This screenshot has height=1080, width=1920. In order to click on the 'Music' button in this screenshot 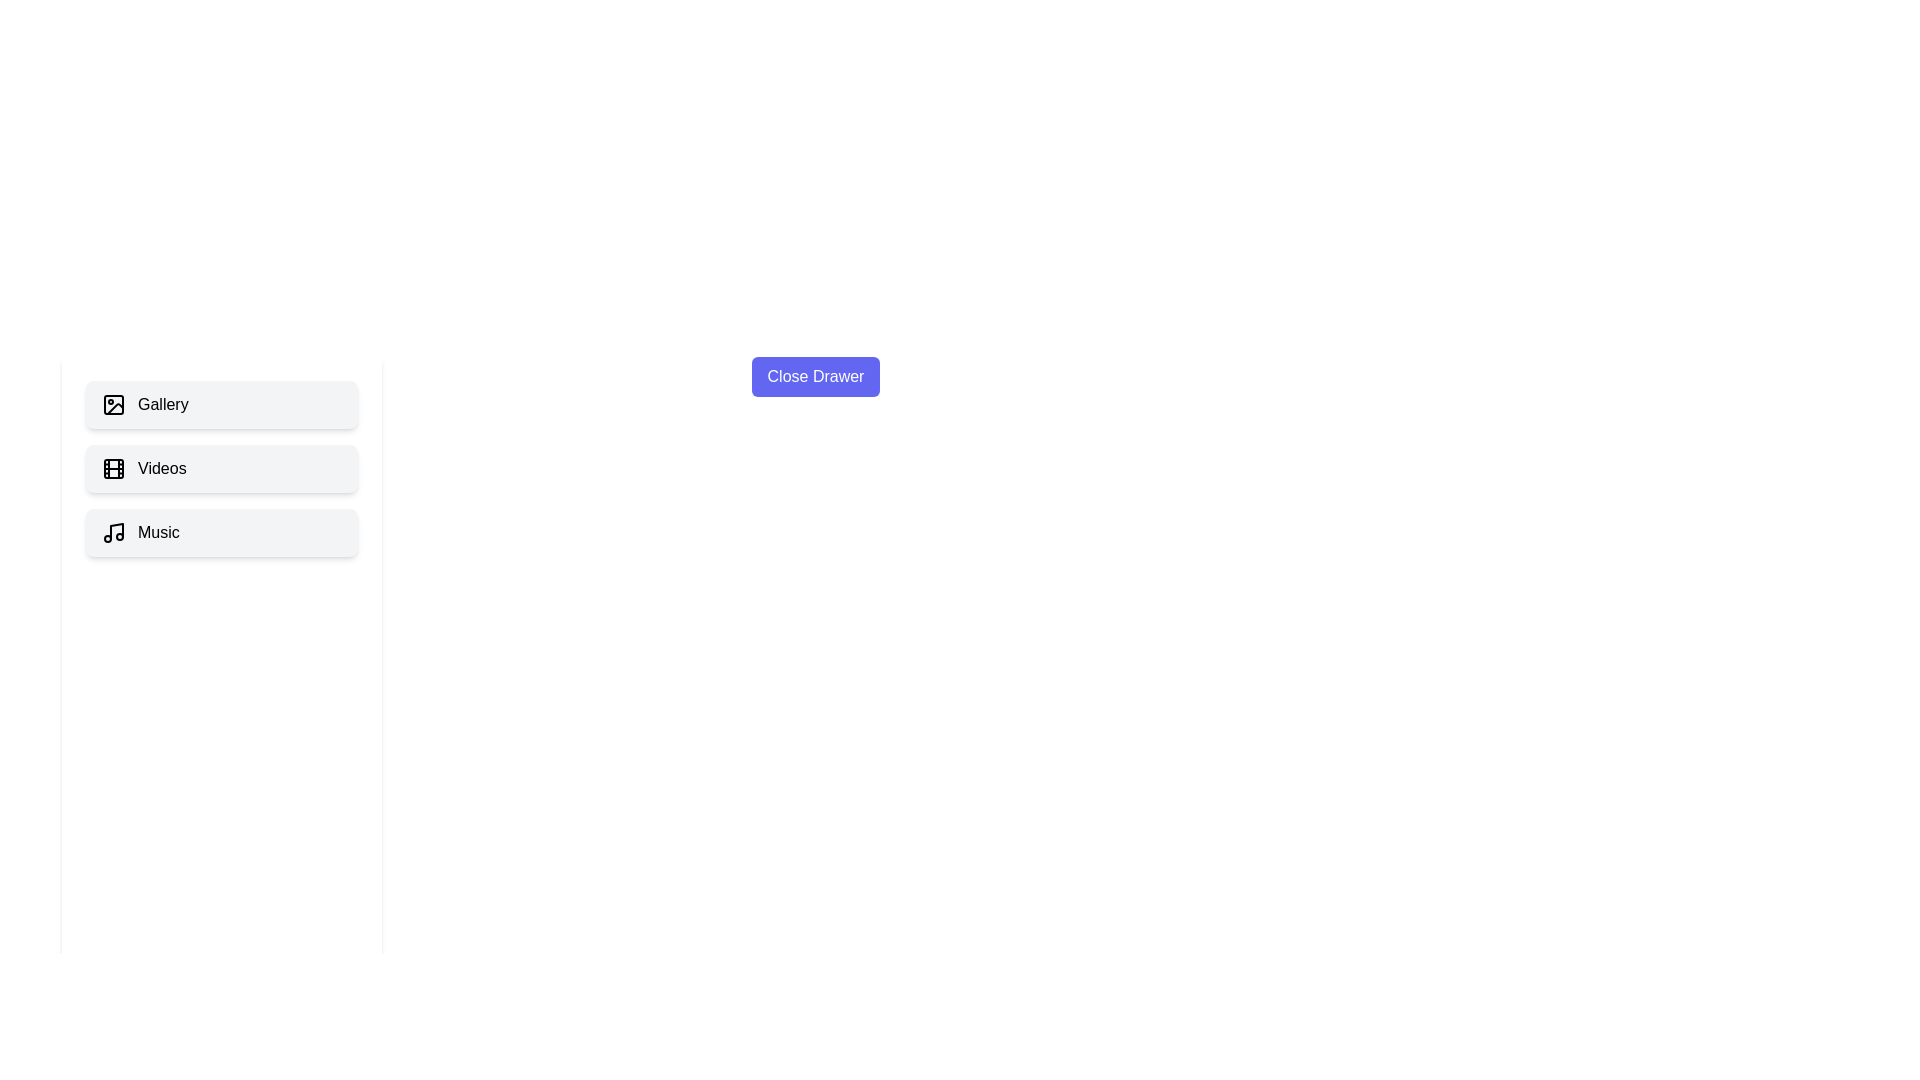, I will do `click(221, 531)`.